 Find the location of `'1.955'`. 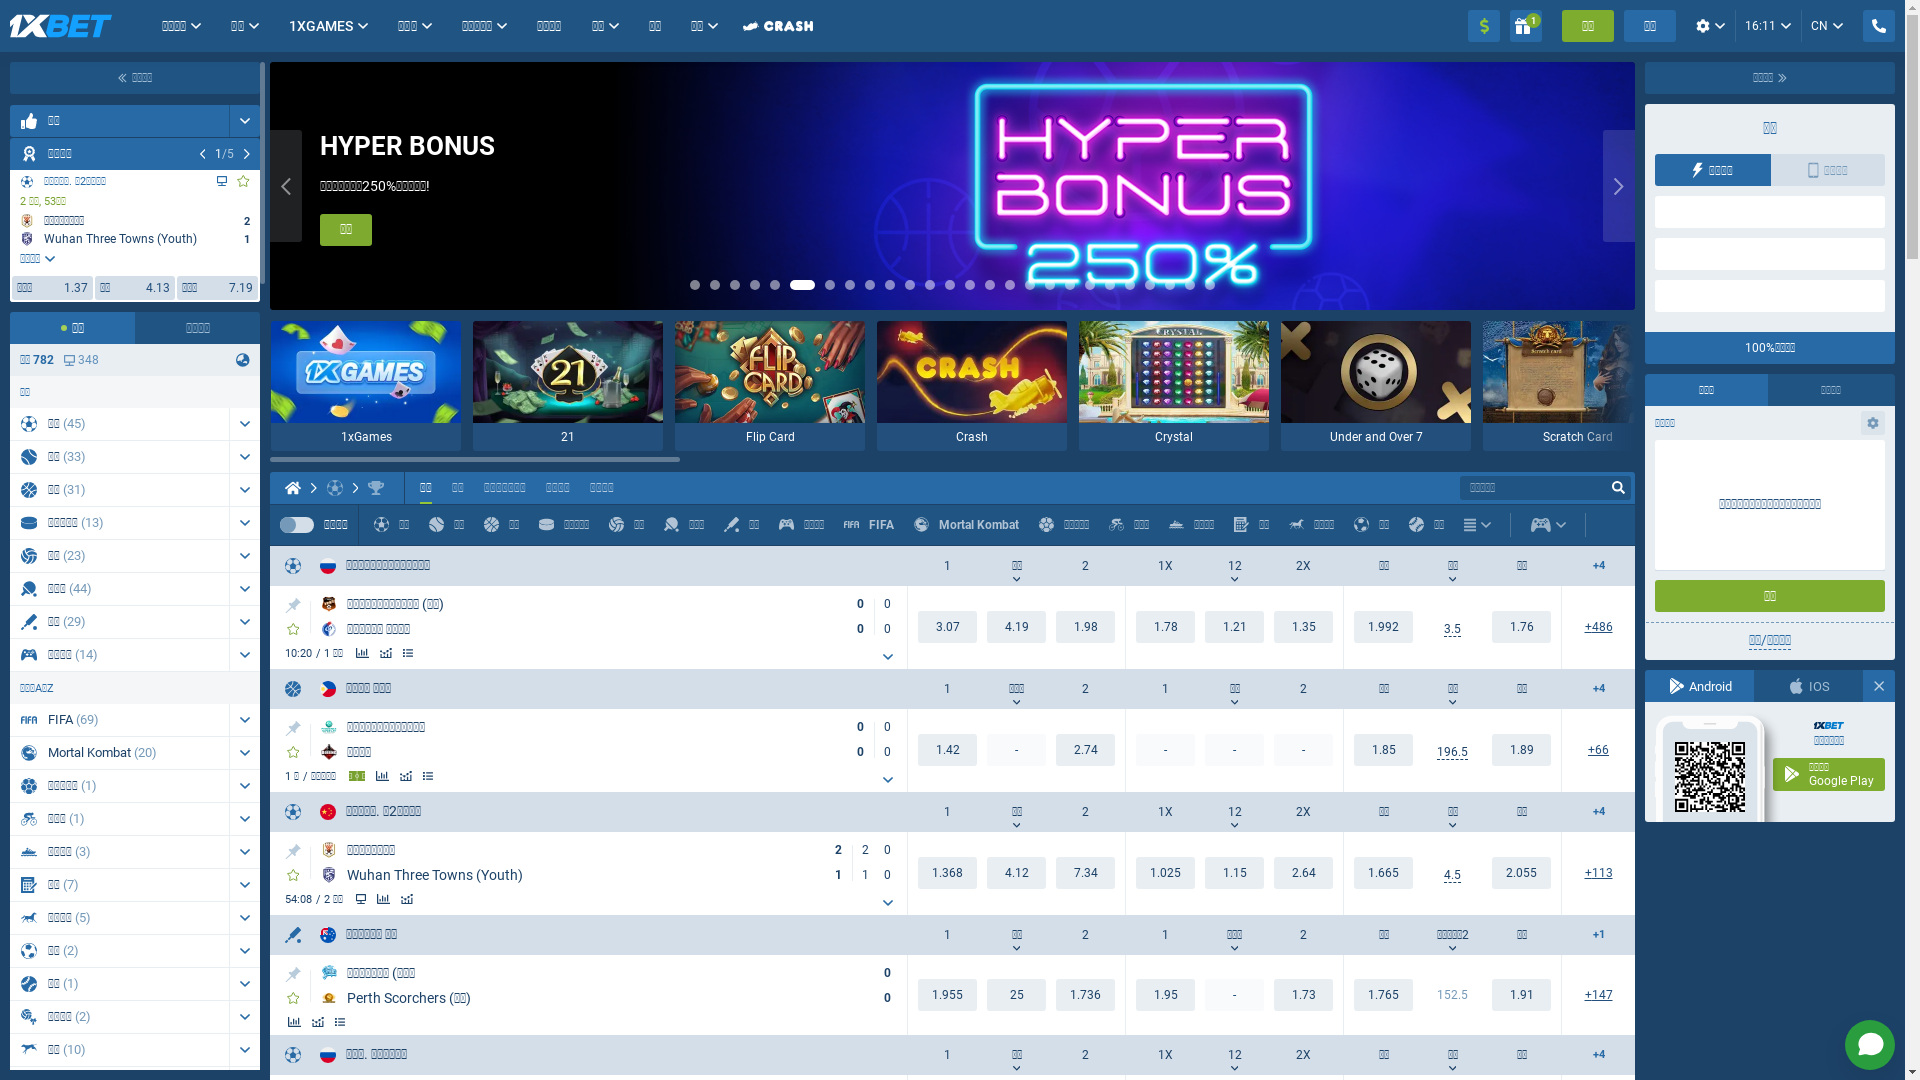

'1.955' is located at coordinates (946, 995).